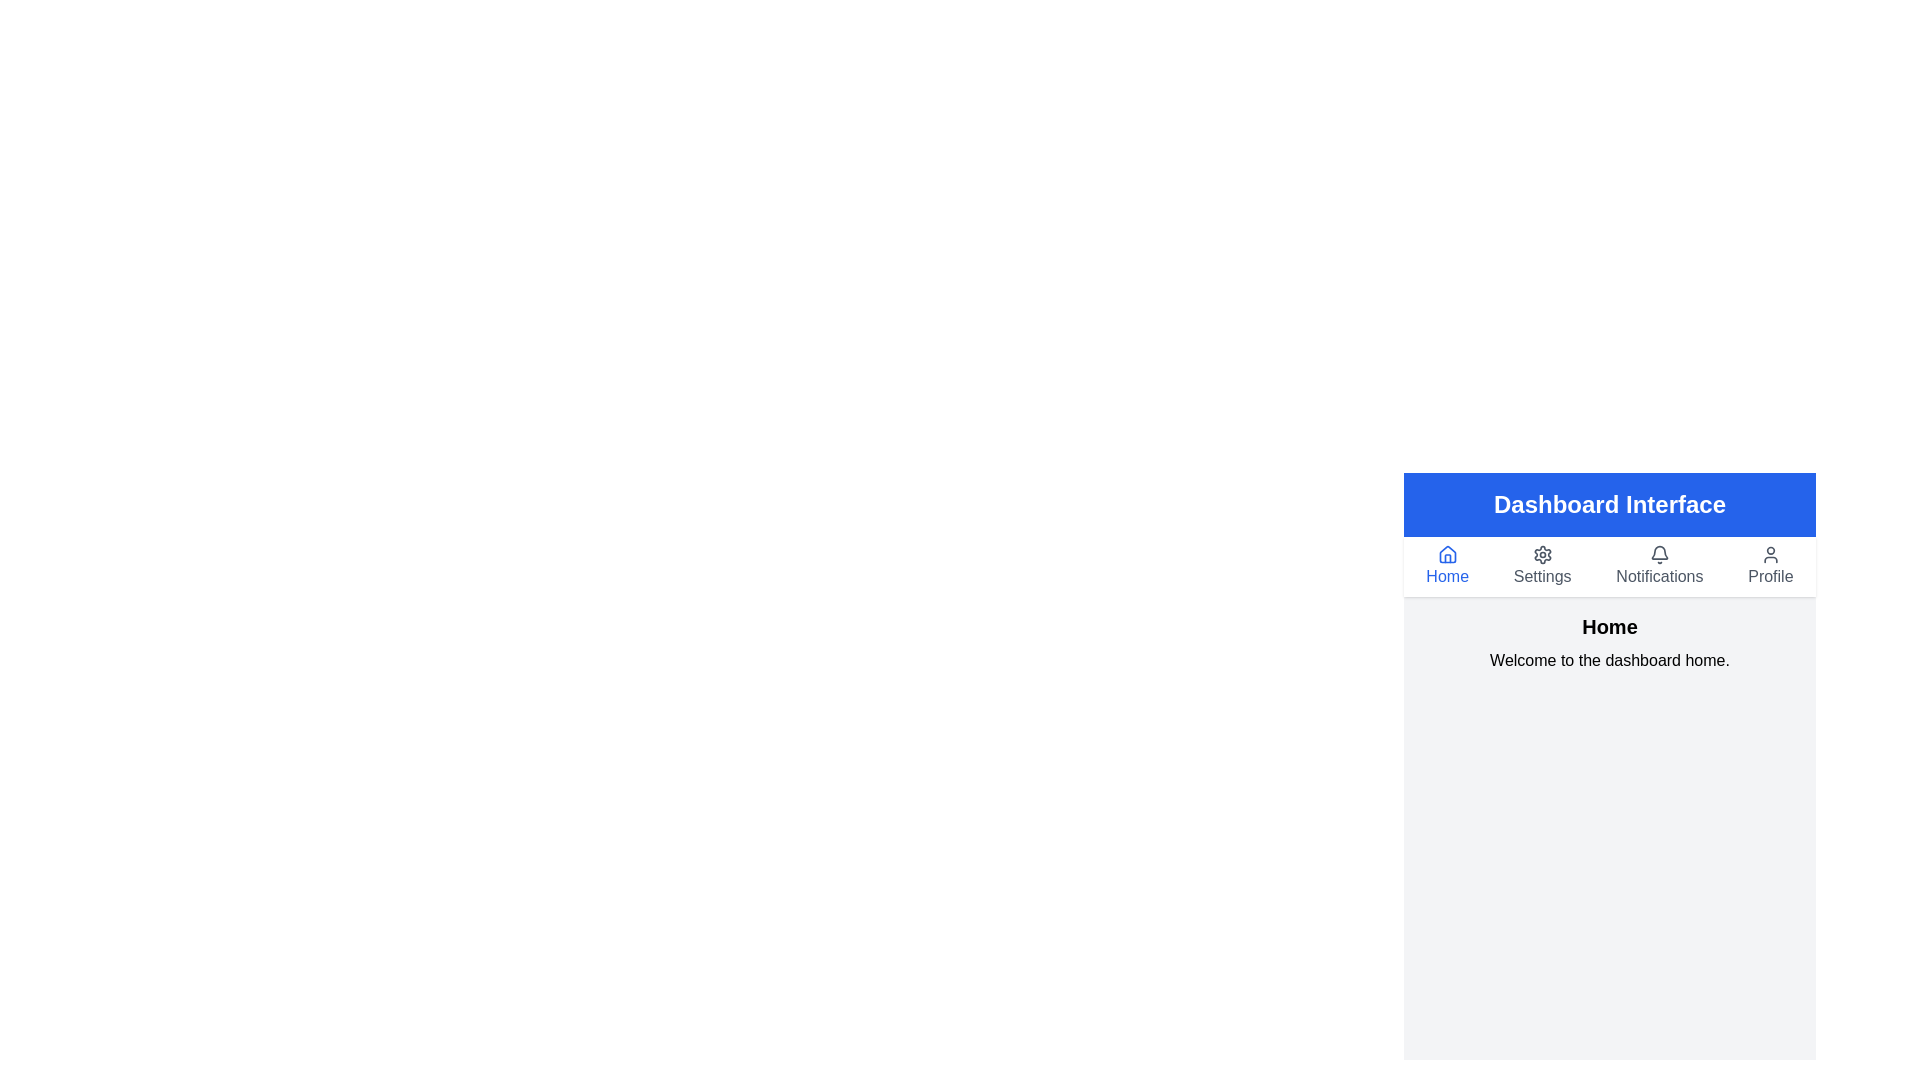 This screenshot has width=1920, height=1080. What do you see at coordinates (1659, 567) in the screenshot?
I see `the 'Notifications' button in the navigation bar` at bounding box center [1659, 567].